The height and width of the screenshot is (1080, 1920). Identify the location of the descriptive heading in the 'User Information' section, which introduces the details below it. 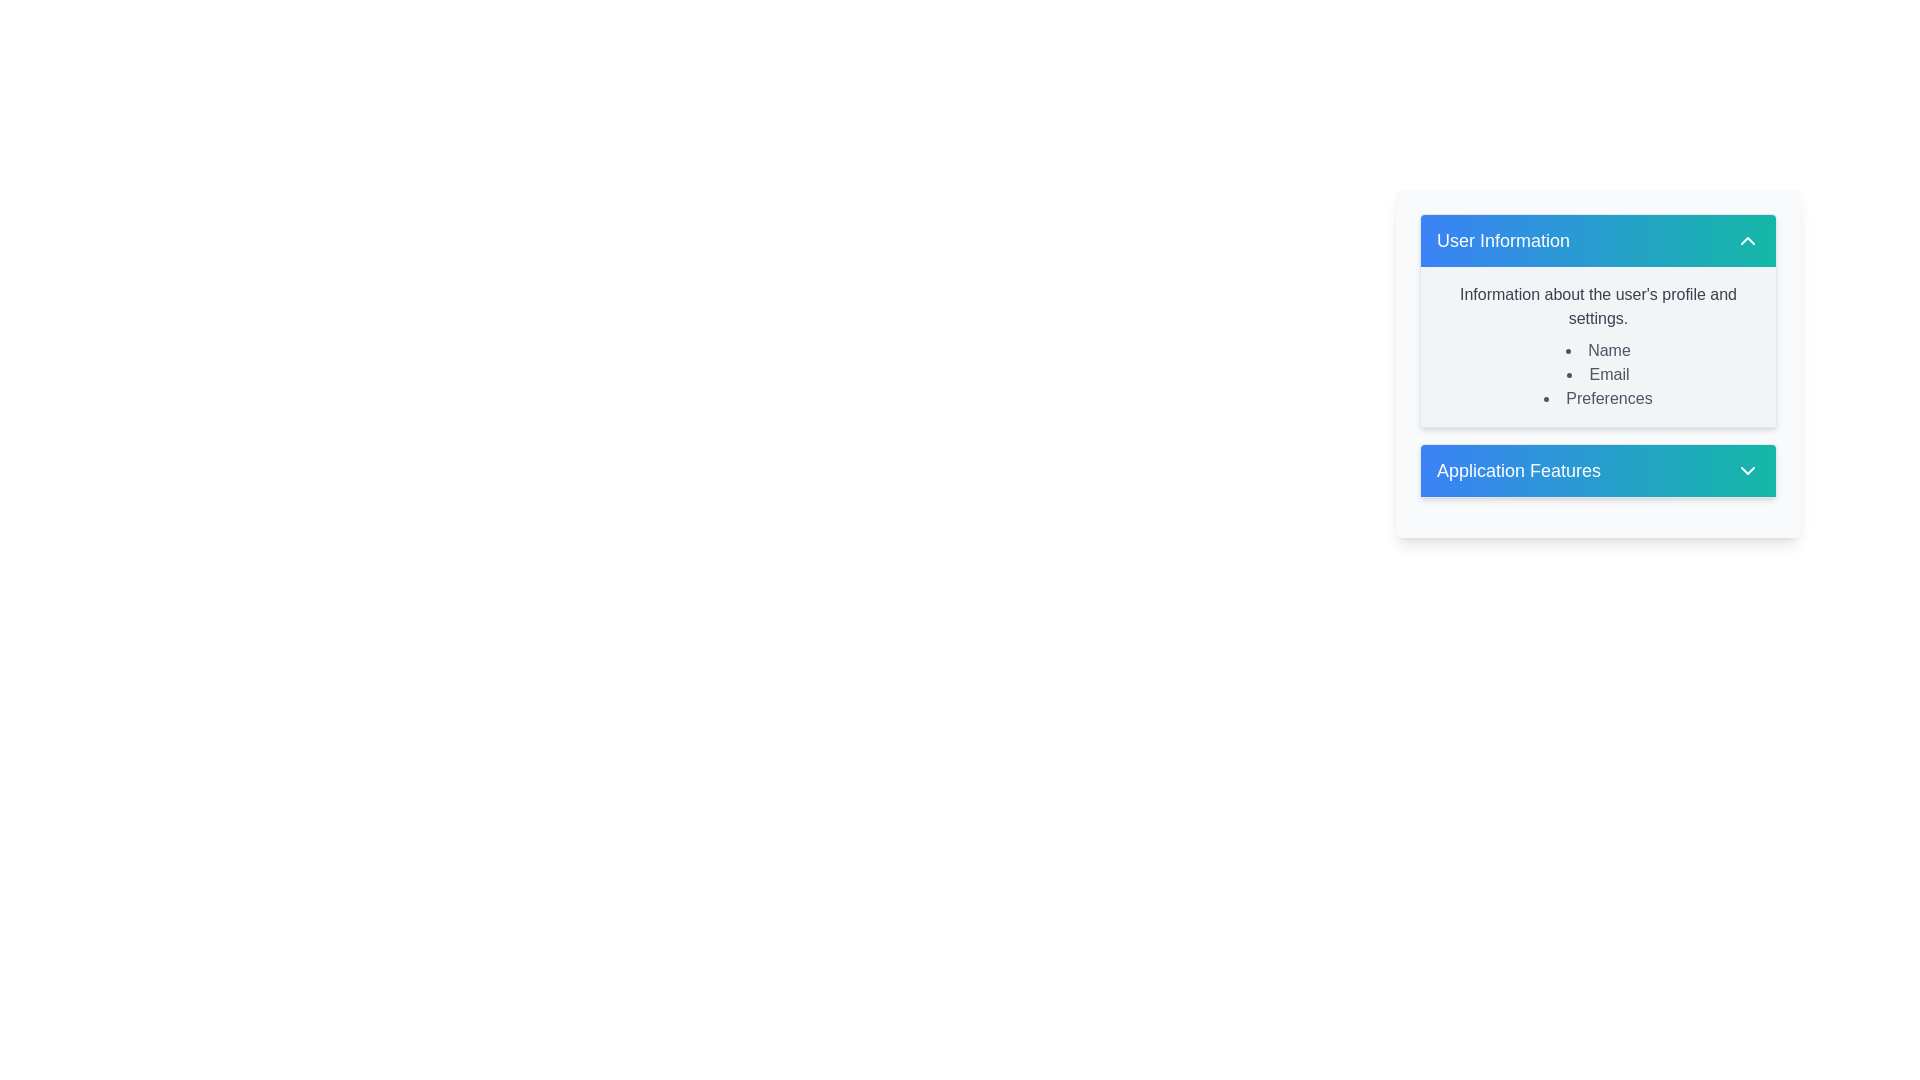
(1597, 307).